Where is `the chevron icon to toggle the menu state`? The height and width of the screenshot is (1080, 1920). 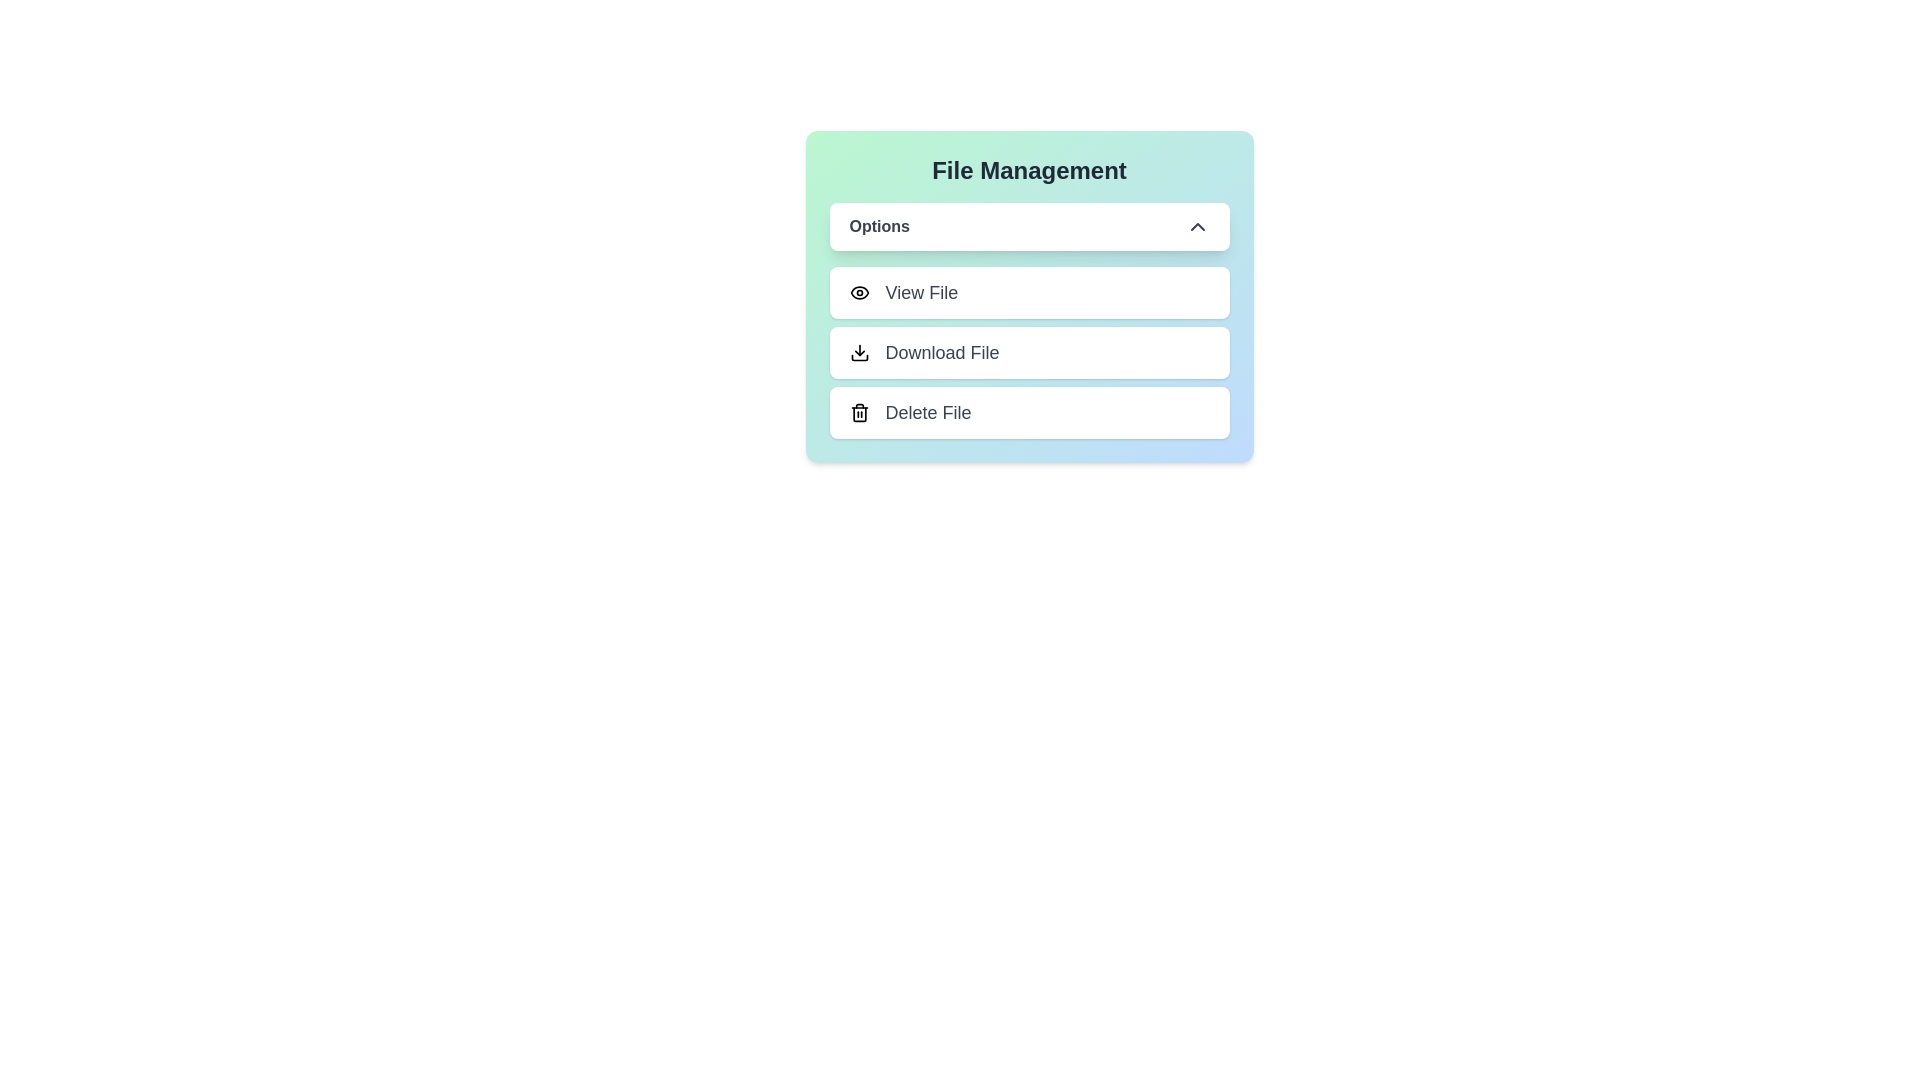
the chevron icon to toggle the menu state is located at coordinates (1197, 226).